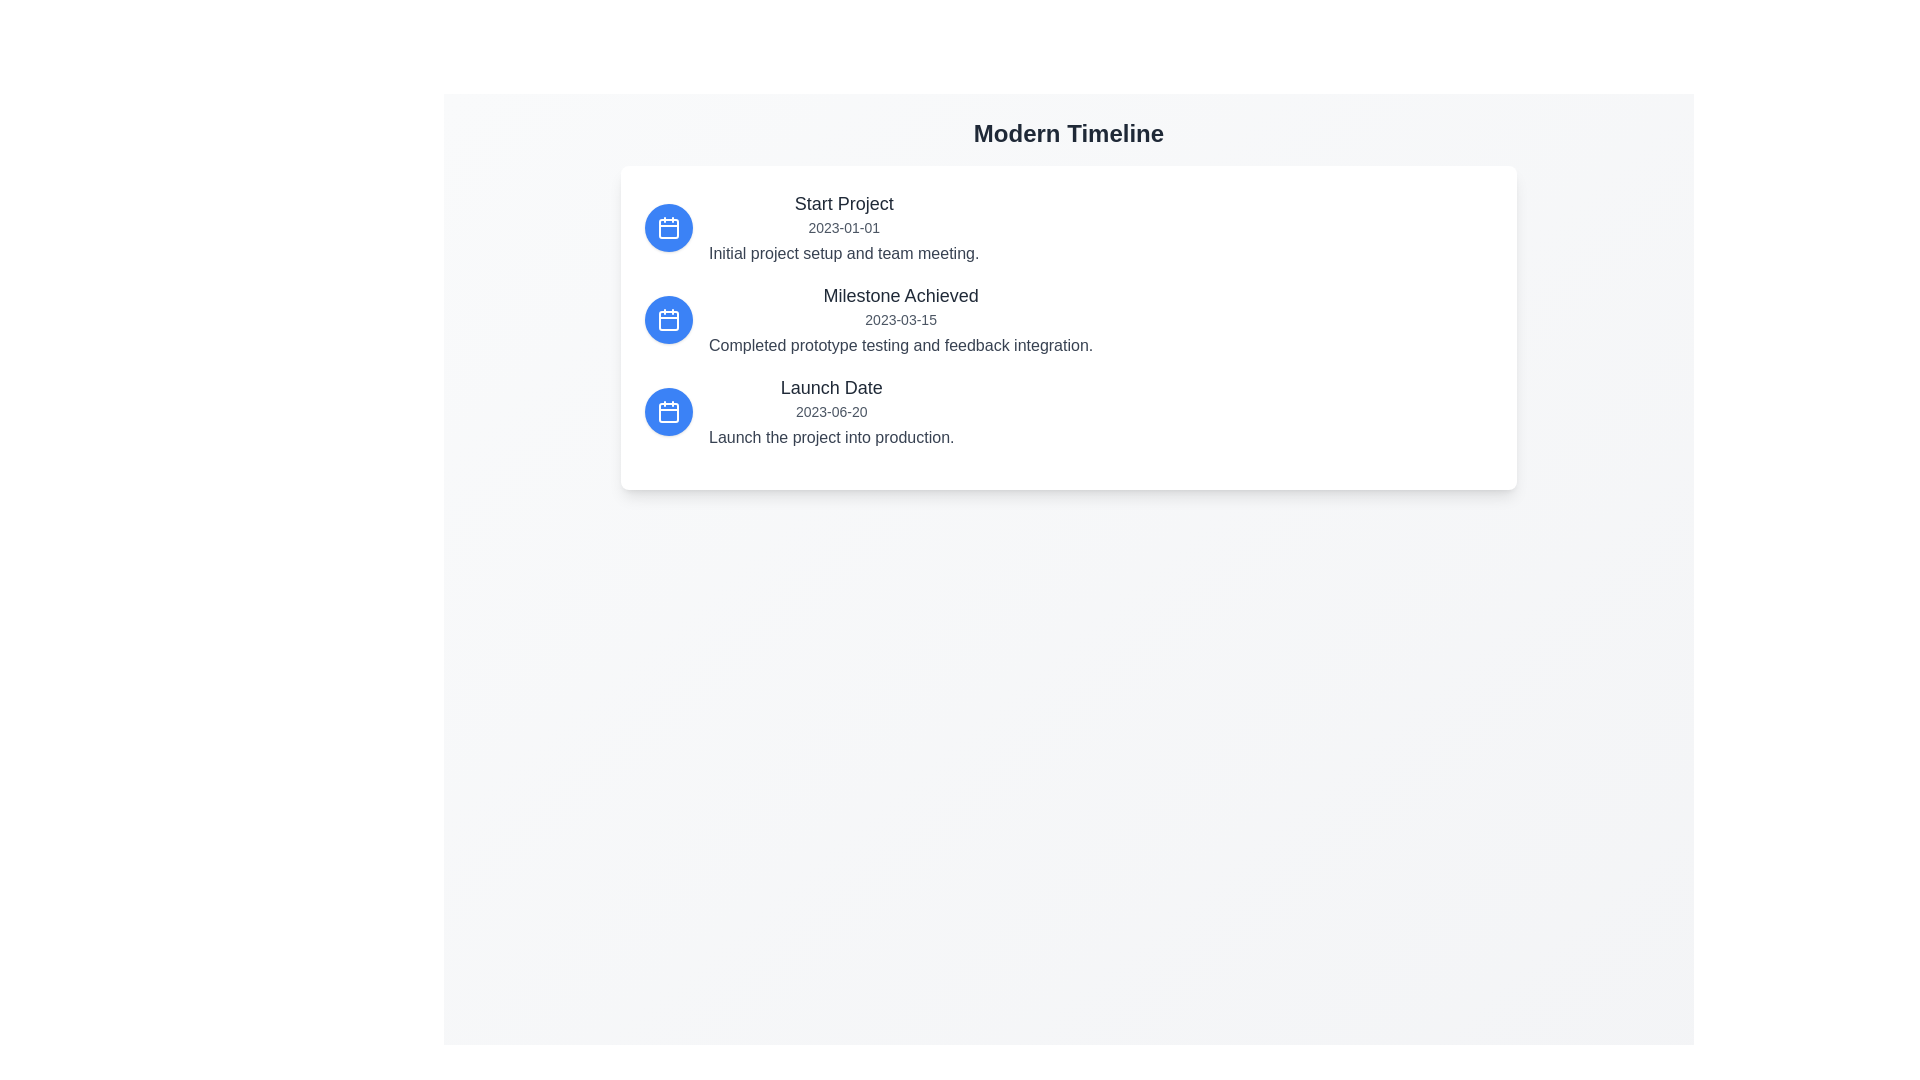 The image size is (1920, 1080). I want to click on the calendar icon with a blue background and white symbol located centrally within the second timeline event titled 'Milestone Achieved', so click(668, 319).